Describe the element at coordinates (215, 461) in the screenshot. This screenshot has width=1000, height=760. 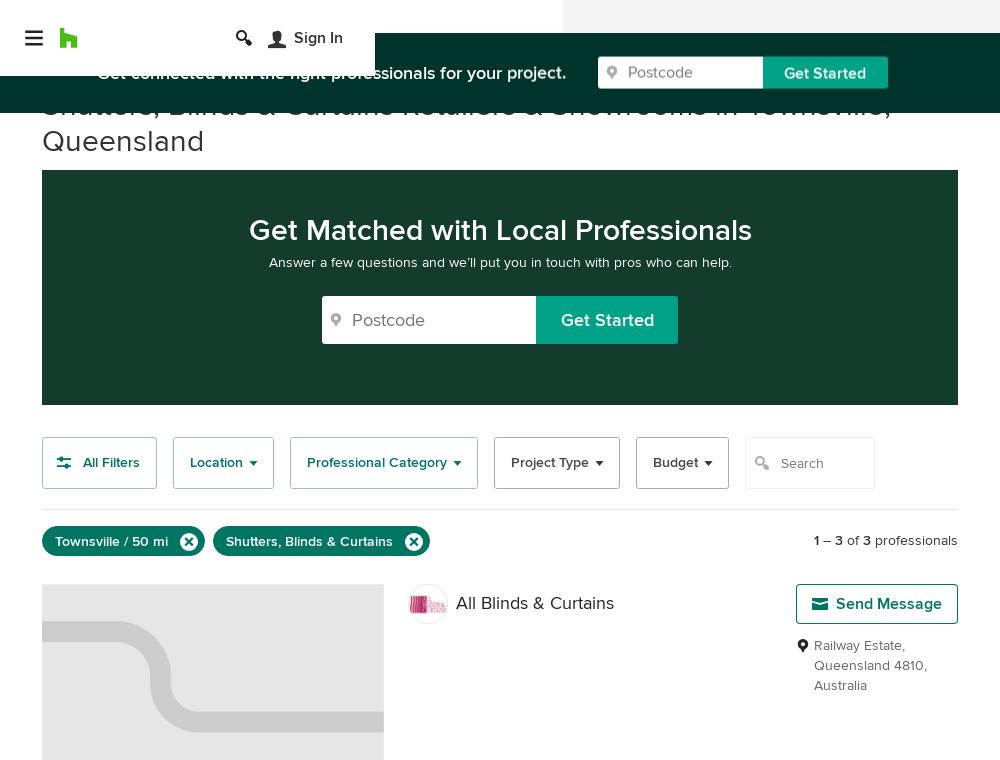
I see `'Location'` at that location.